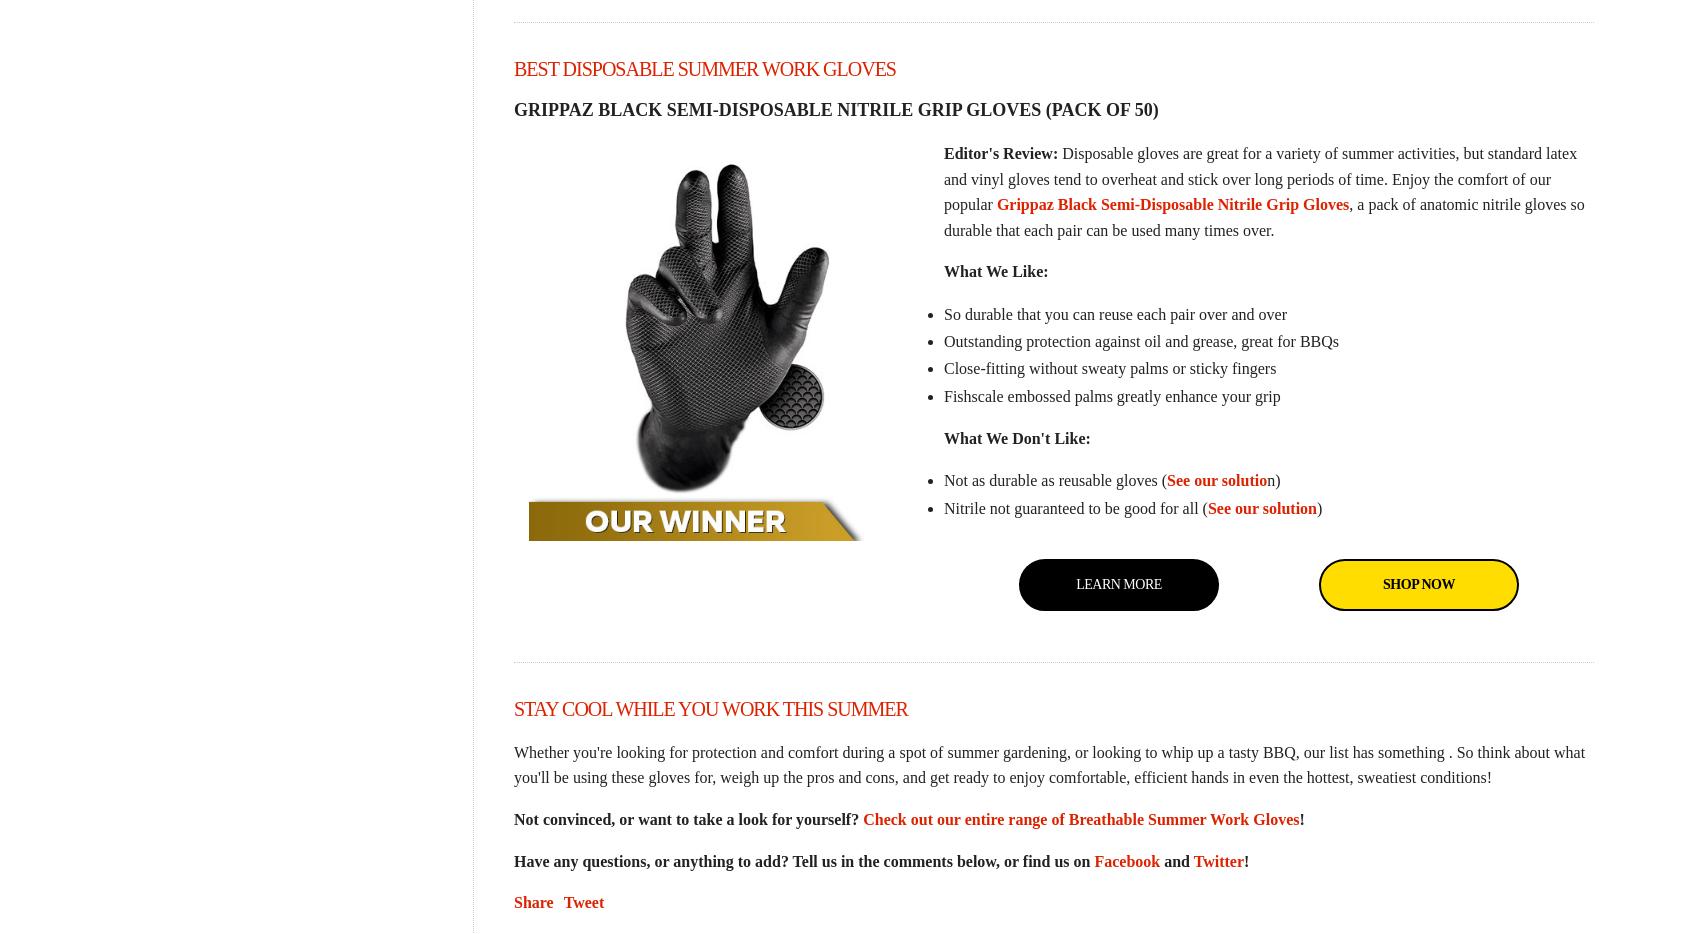 The height and width of the screenshot is (934, 1688). What do you see at coordinates (1117, 582) in the screenshot?
I see `'Learn More'` at bounding box center [1117, 582].